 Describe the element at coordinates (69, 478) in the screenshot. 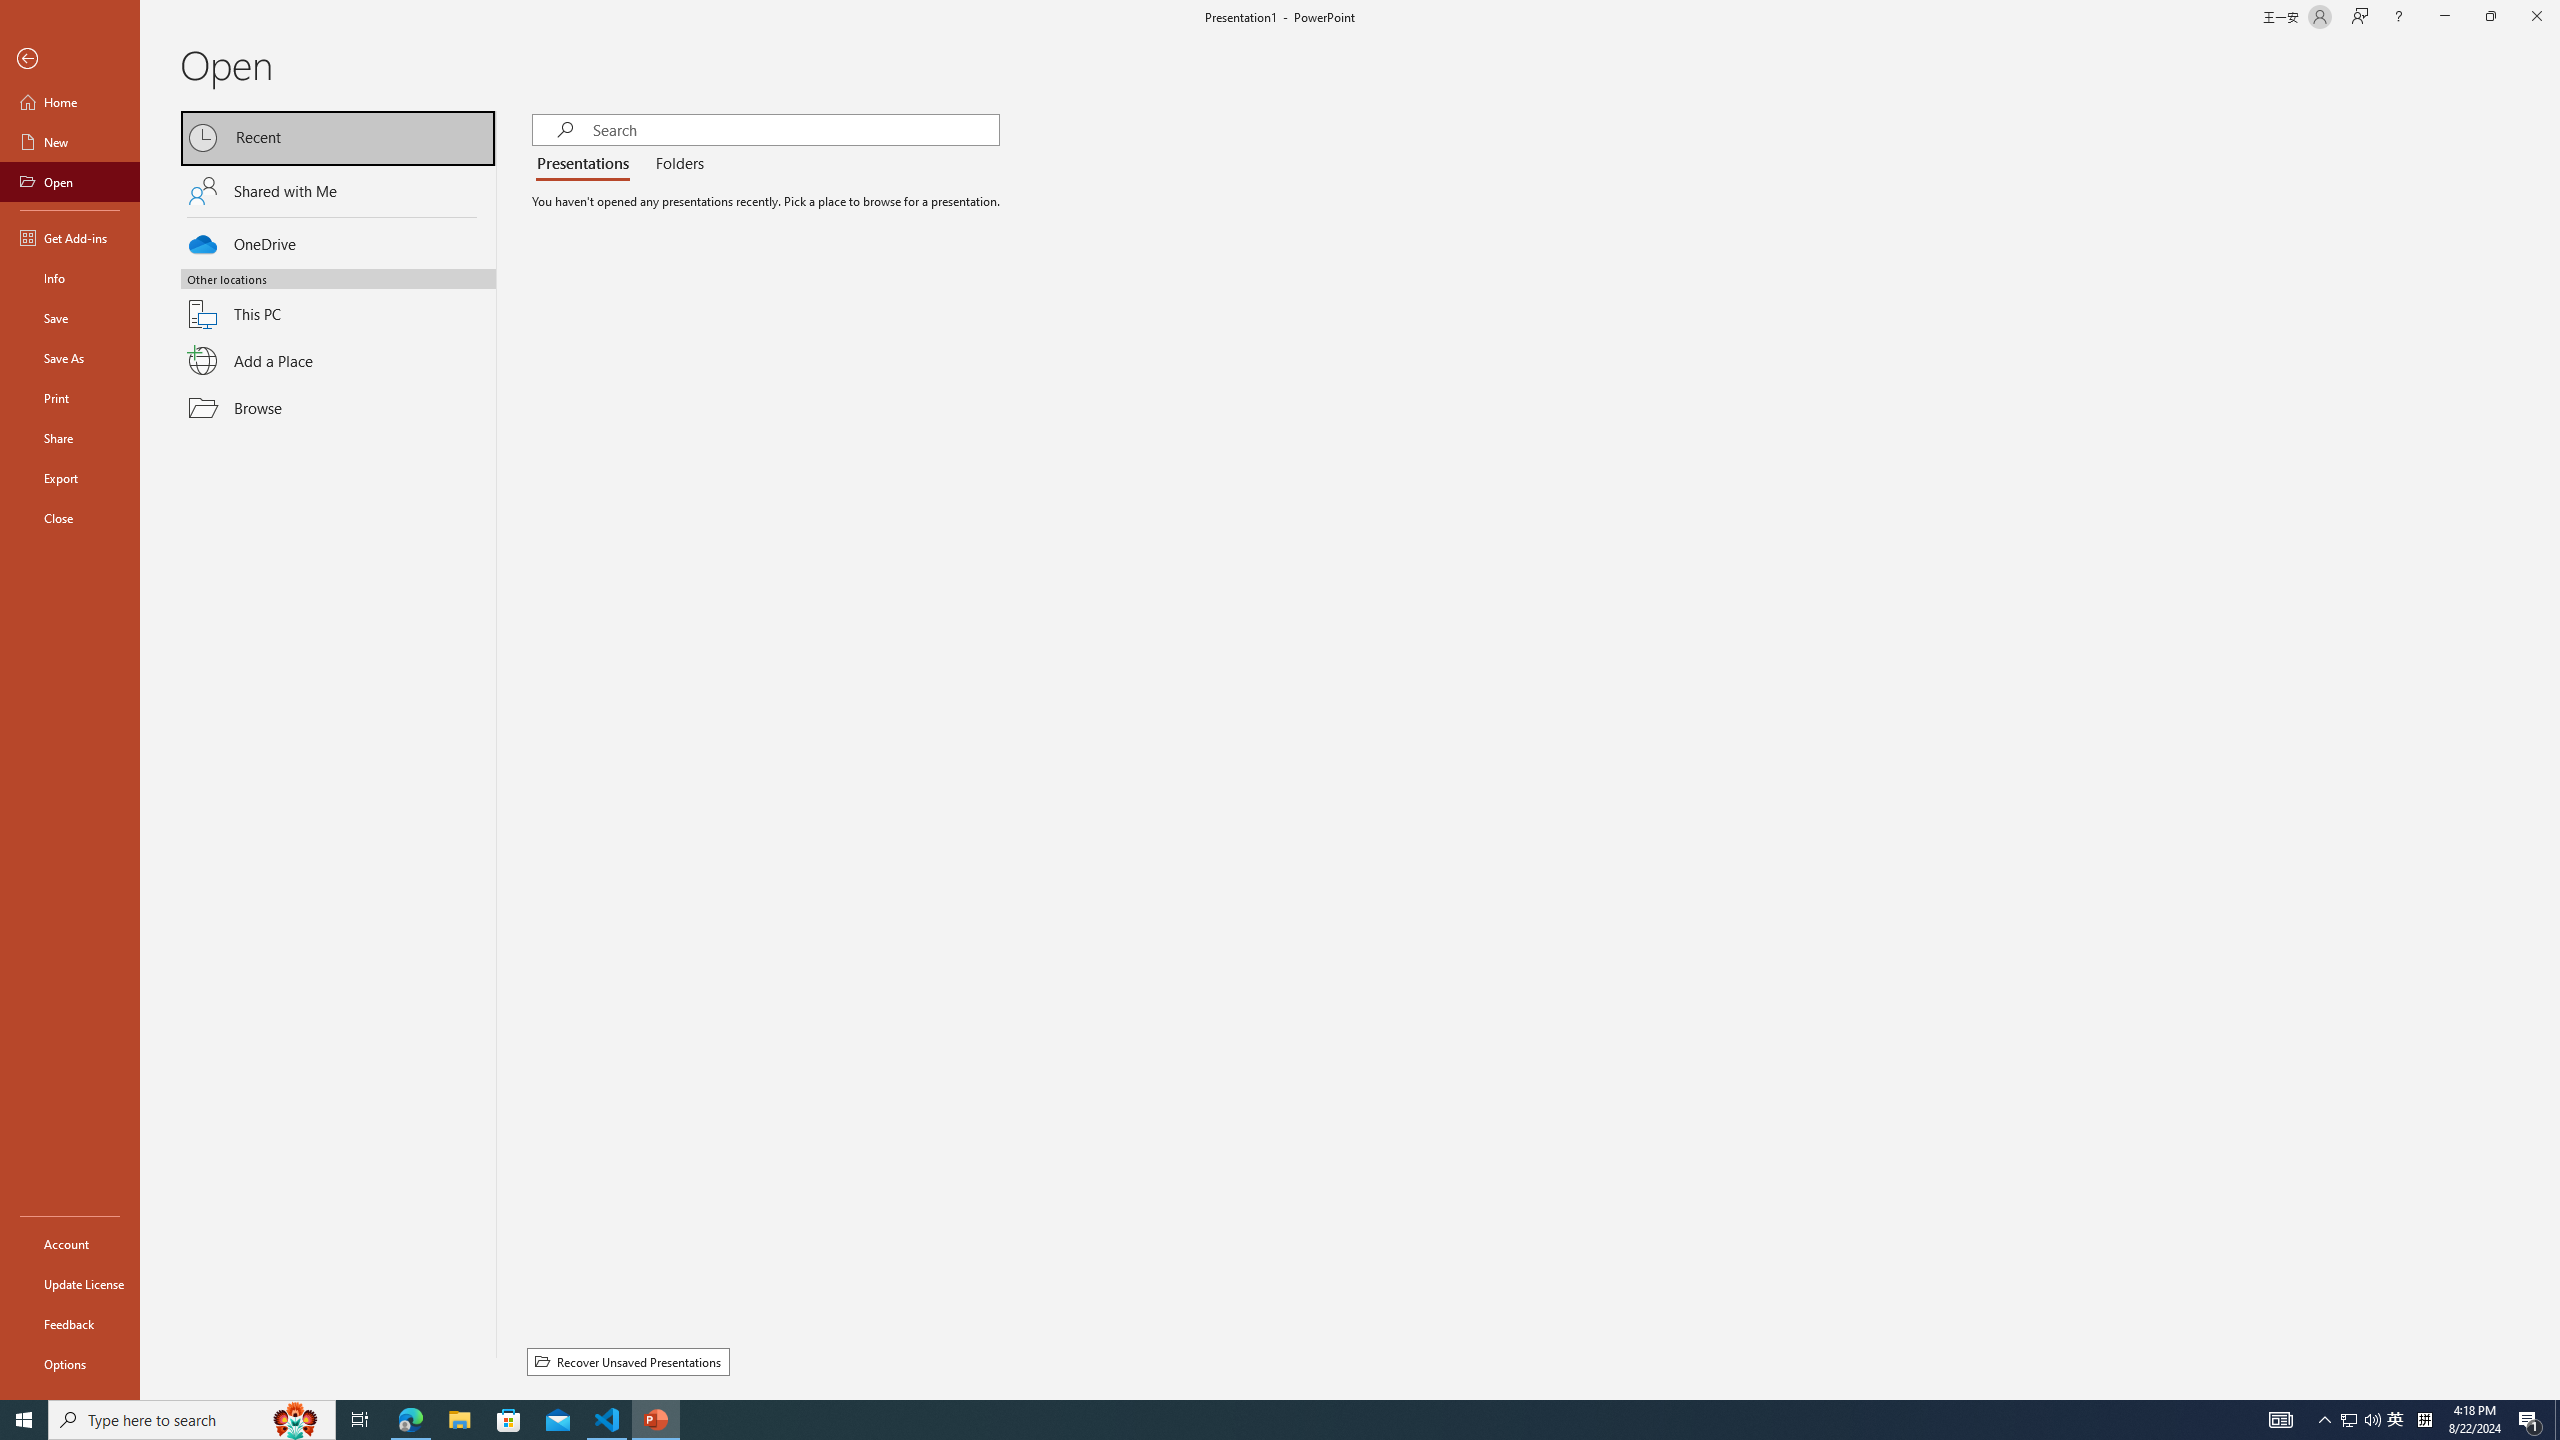

I see `'Export'` at that location.